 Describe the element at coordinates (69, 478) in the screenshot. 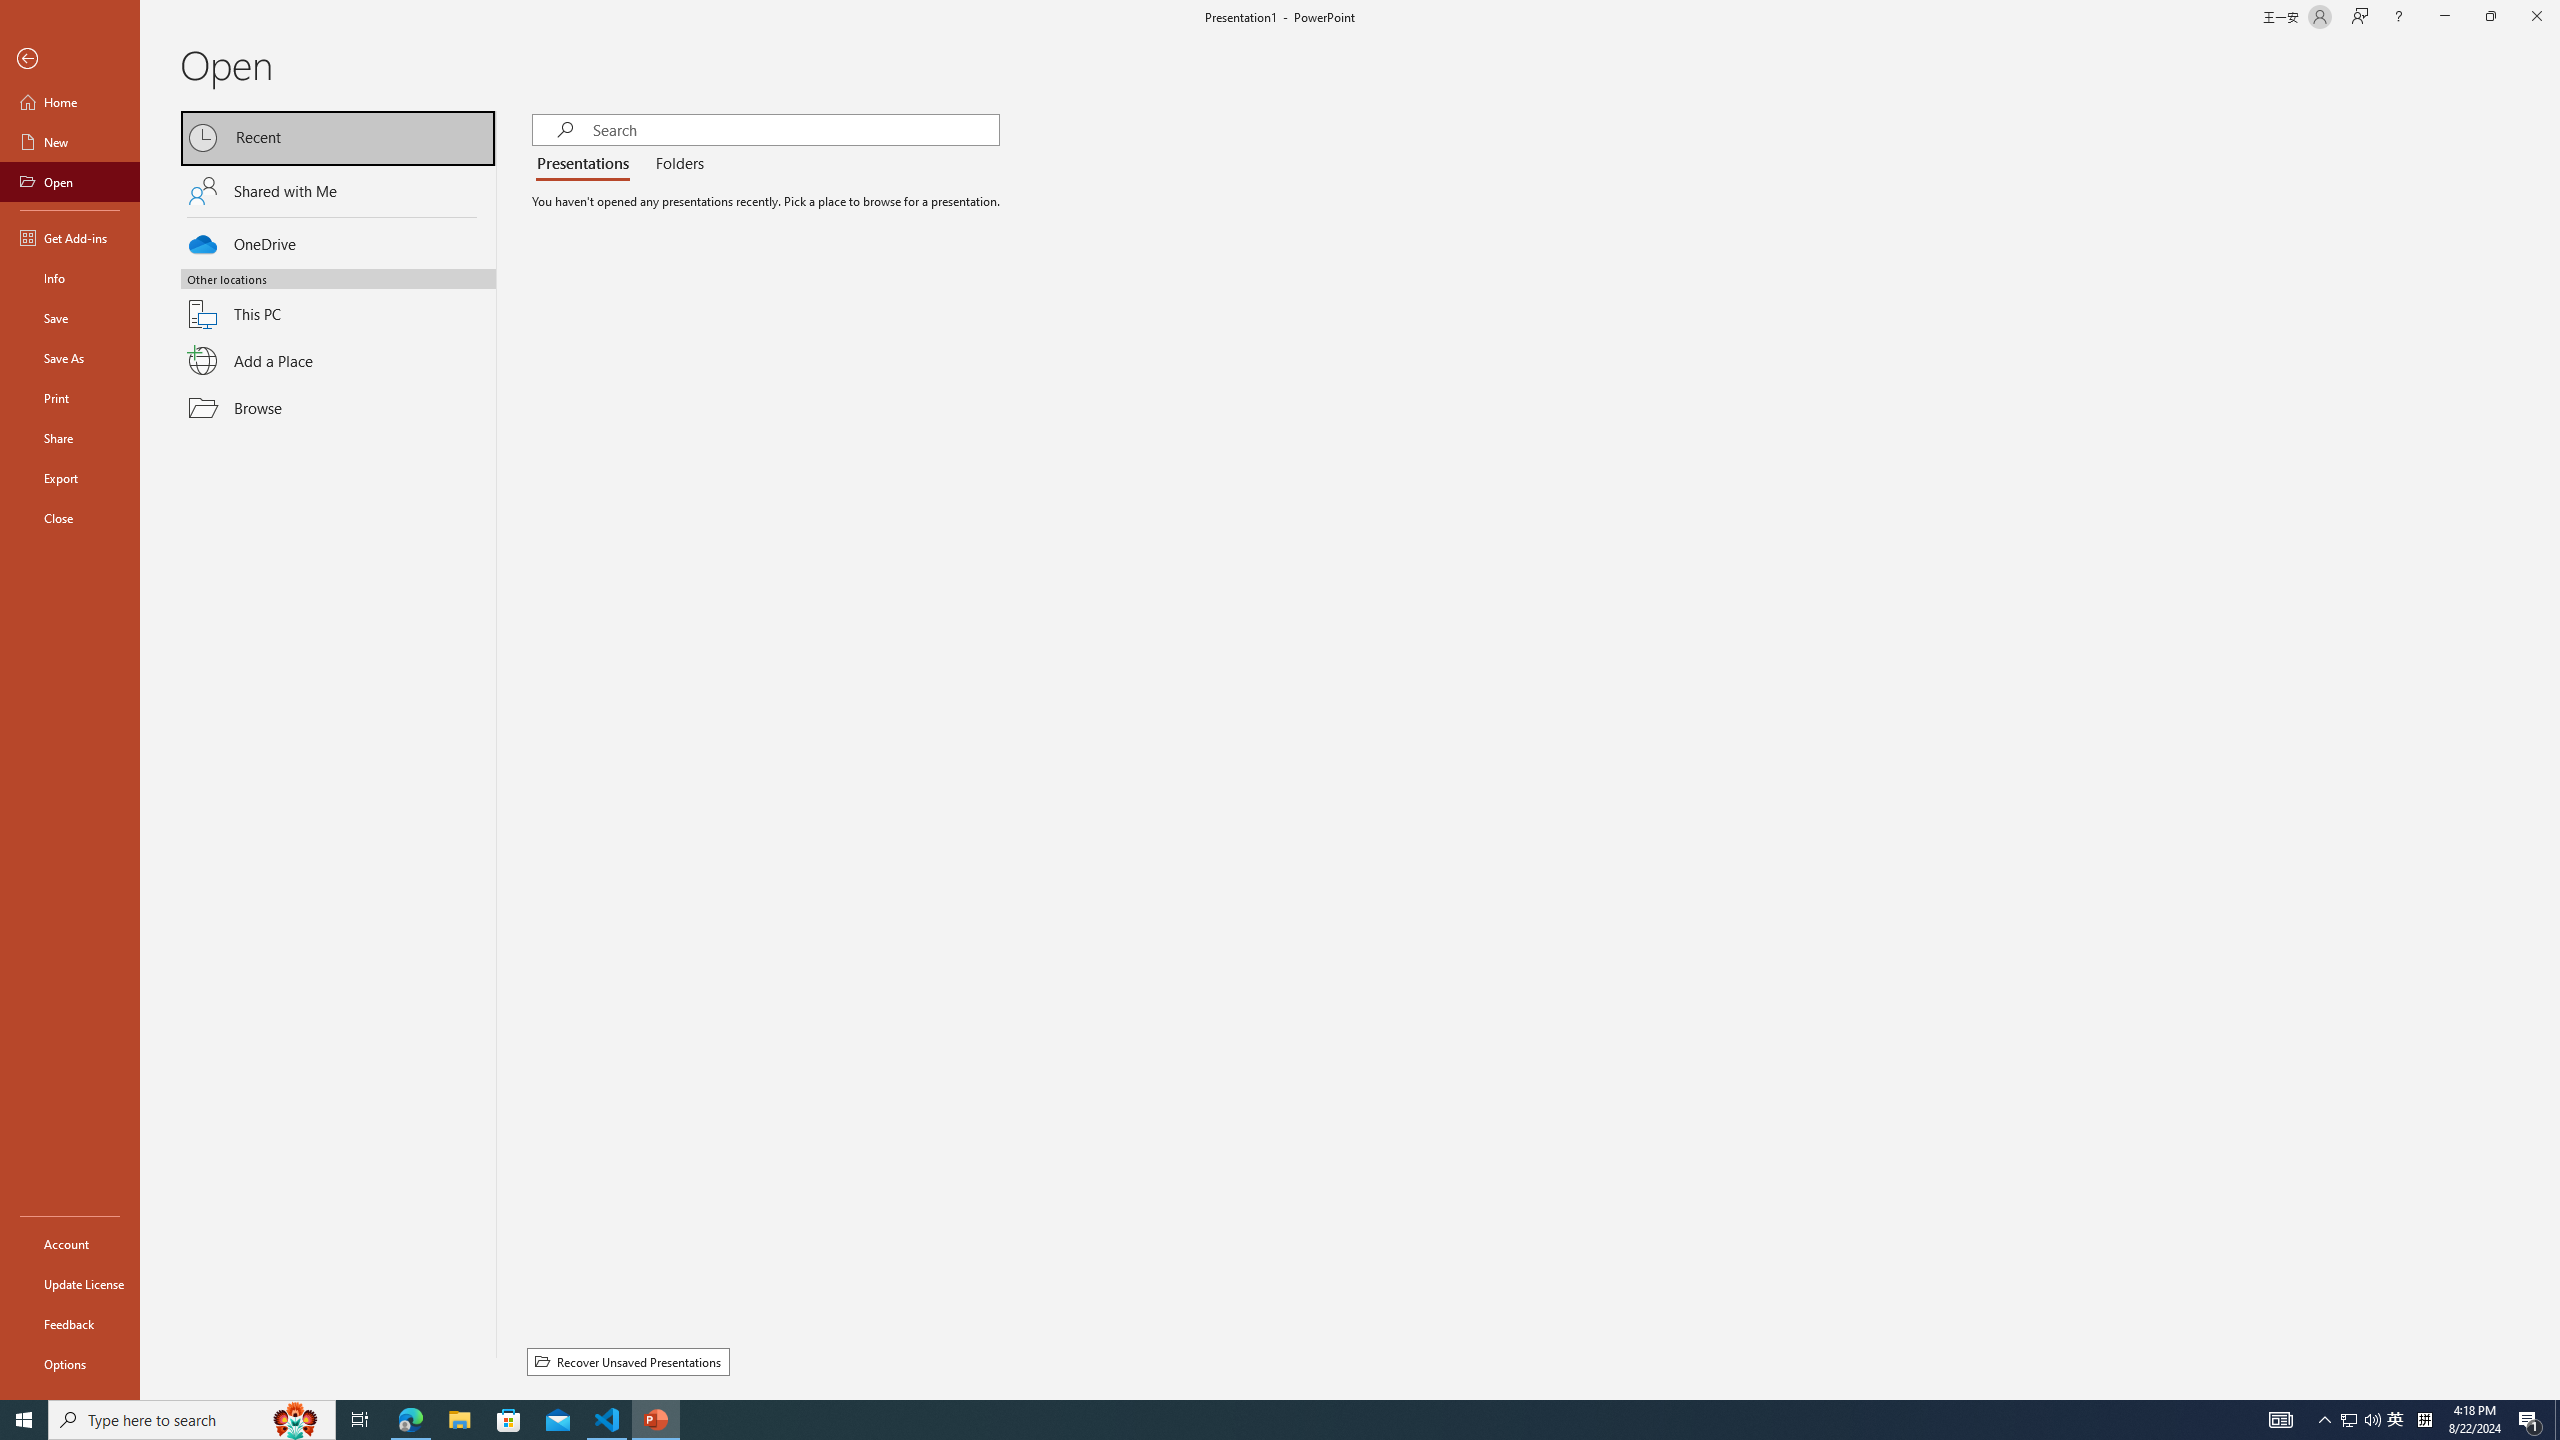

I see `'Export'` at that location.